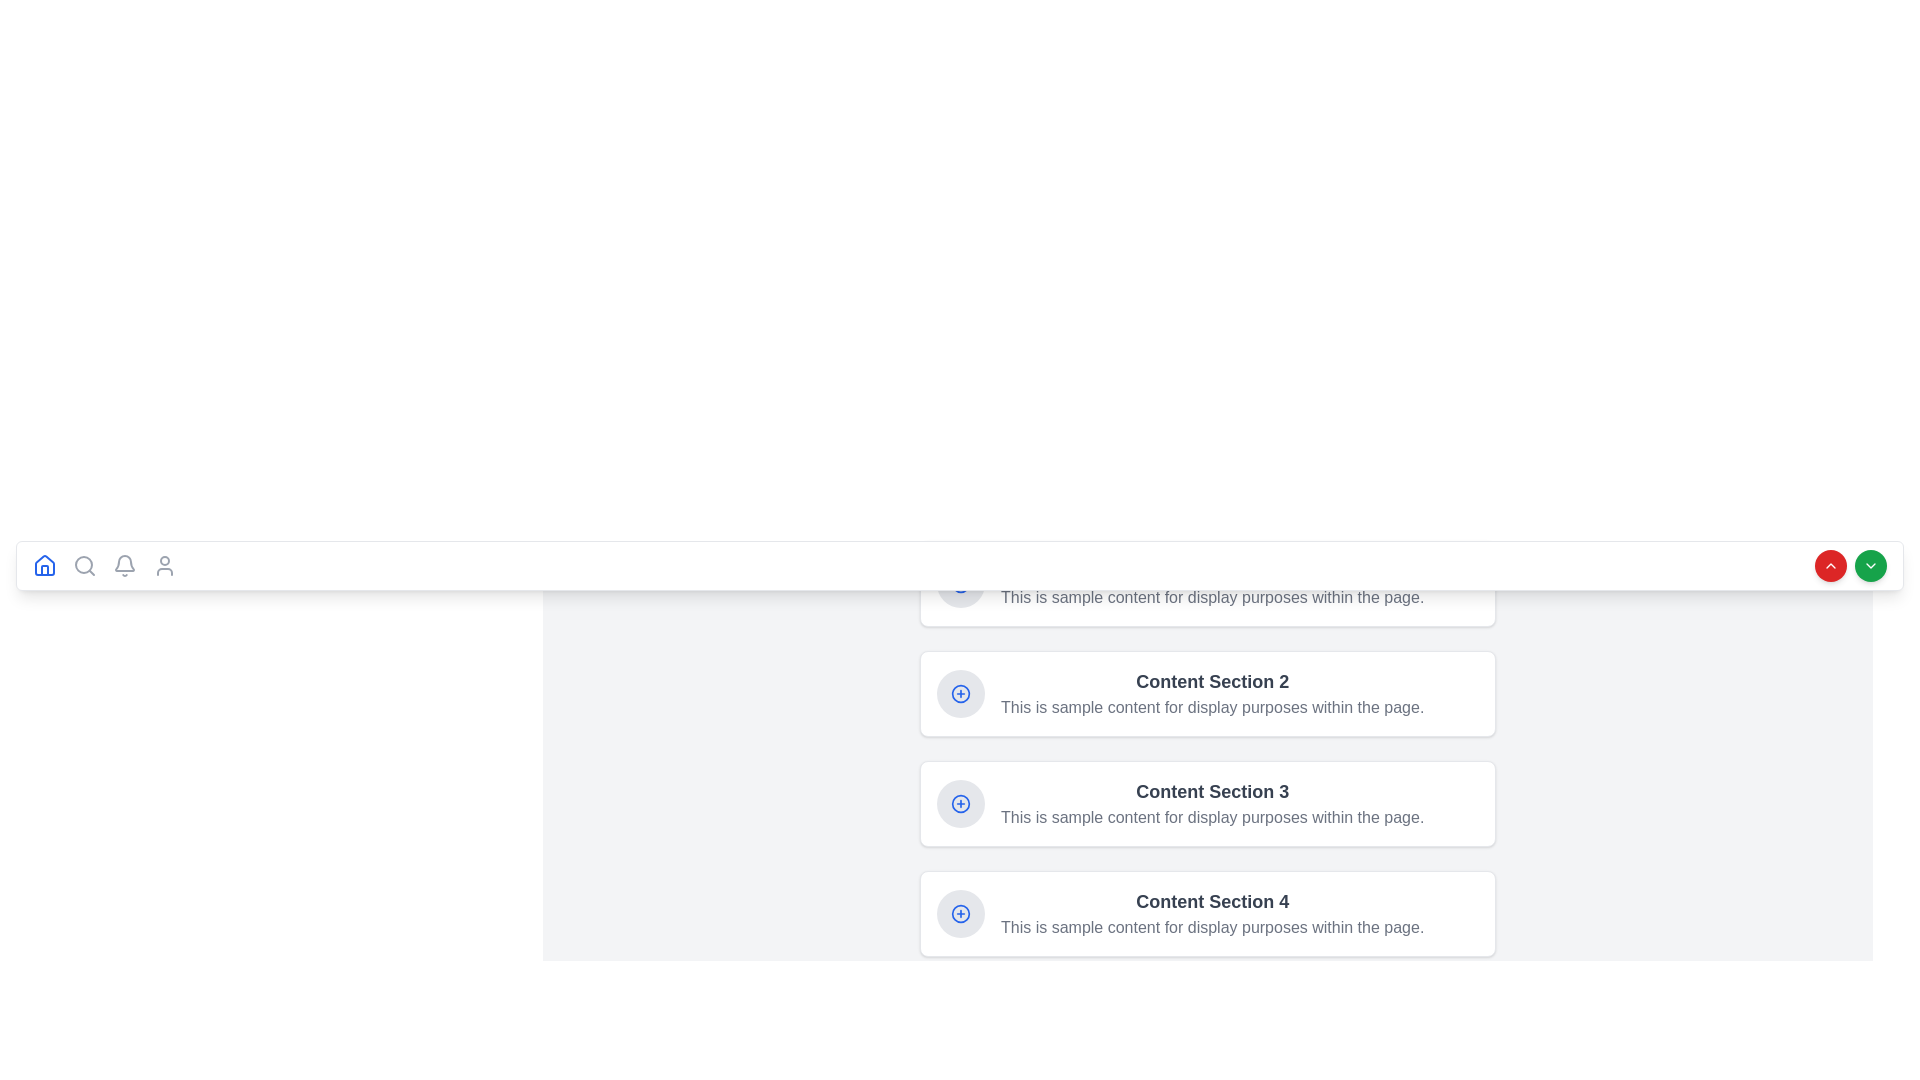 Image resolution: width=1920 pixels, height=1080 pixels. I want to click on the outermost circle of the circular-plus icon located to the left of the text 'Content Section 4', so click(960, 914).